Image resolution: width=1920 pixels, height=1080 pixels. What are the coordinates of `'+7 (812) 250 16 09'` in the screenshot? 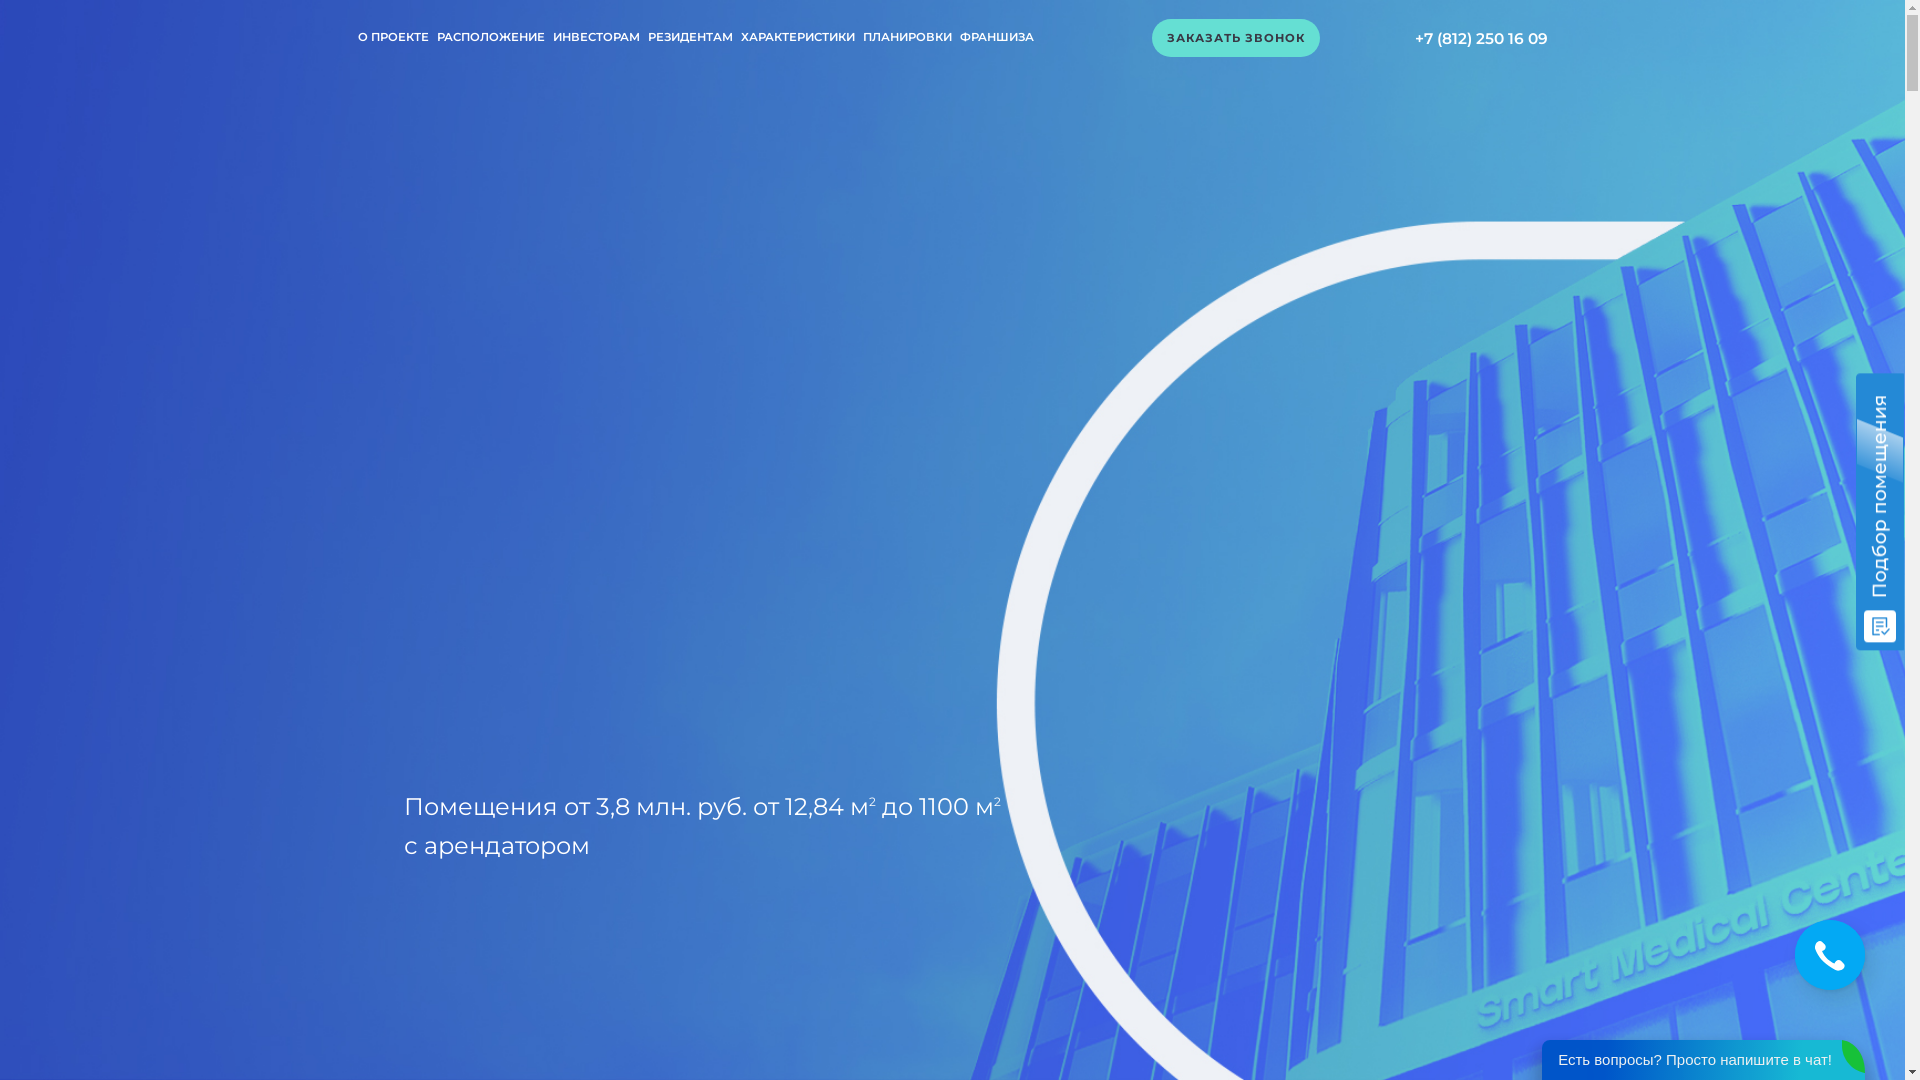 It's located at (1480, 38).